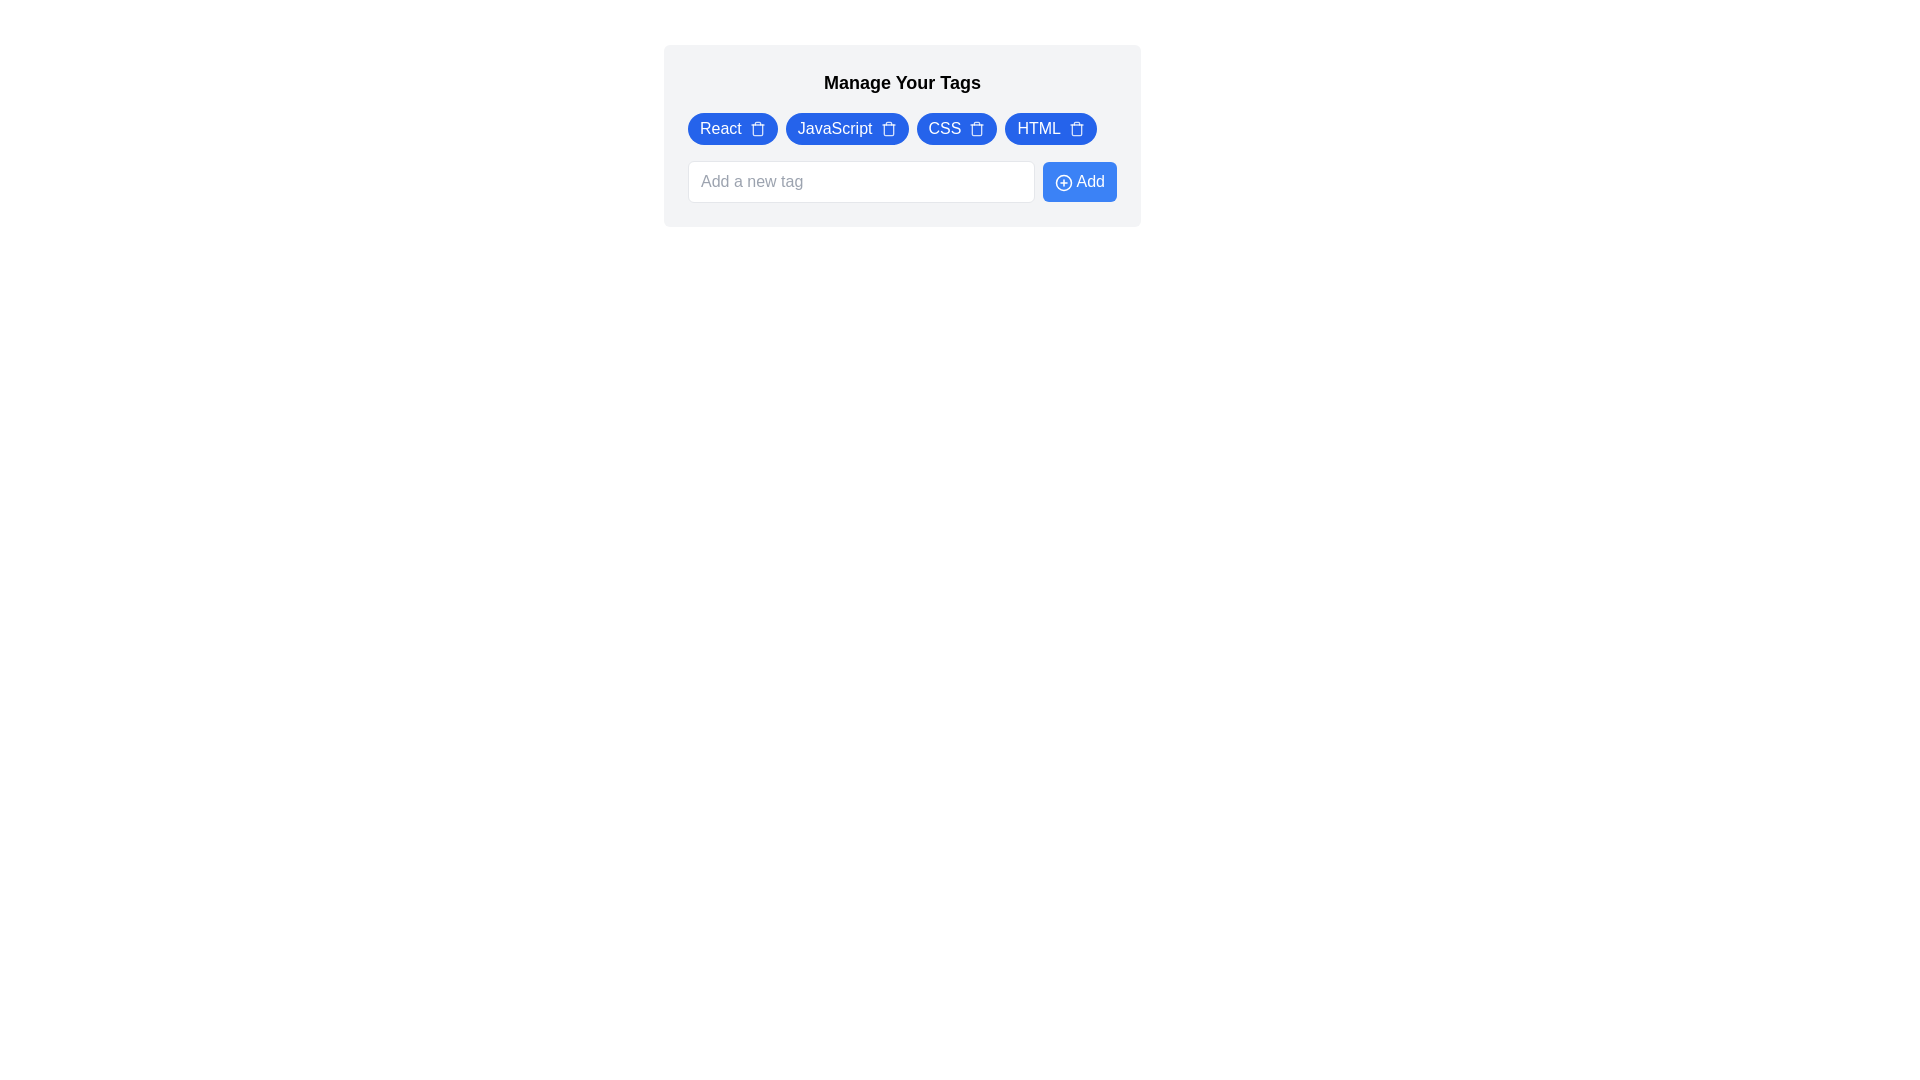 The image size is (1920, 1080). I want to click on the 'CSS' text label, which is the third item in the group of tags displayed below 'Manage Your Tags', so click(944, 128).